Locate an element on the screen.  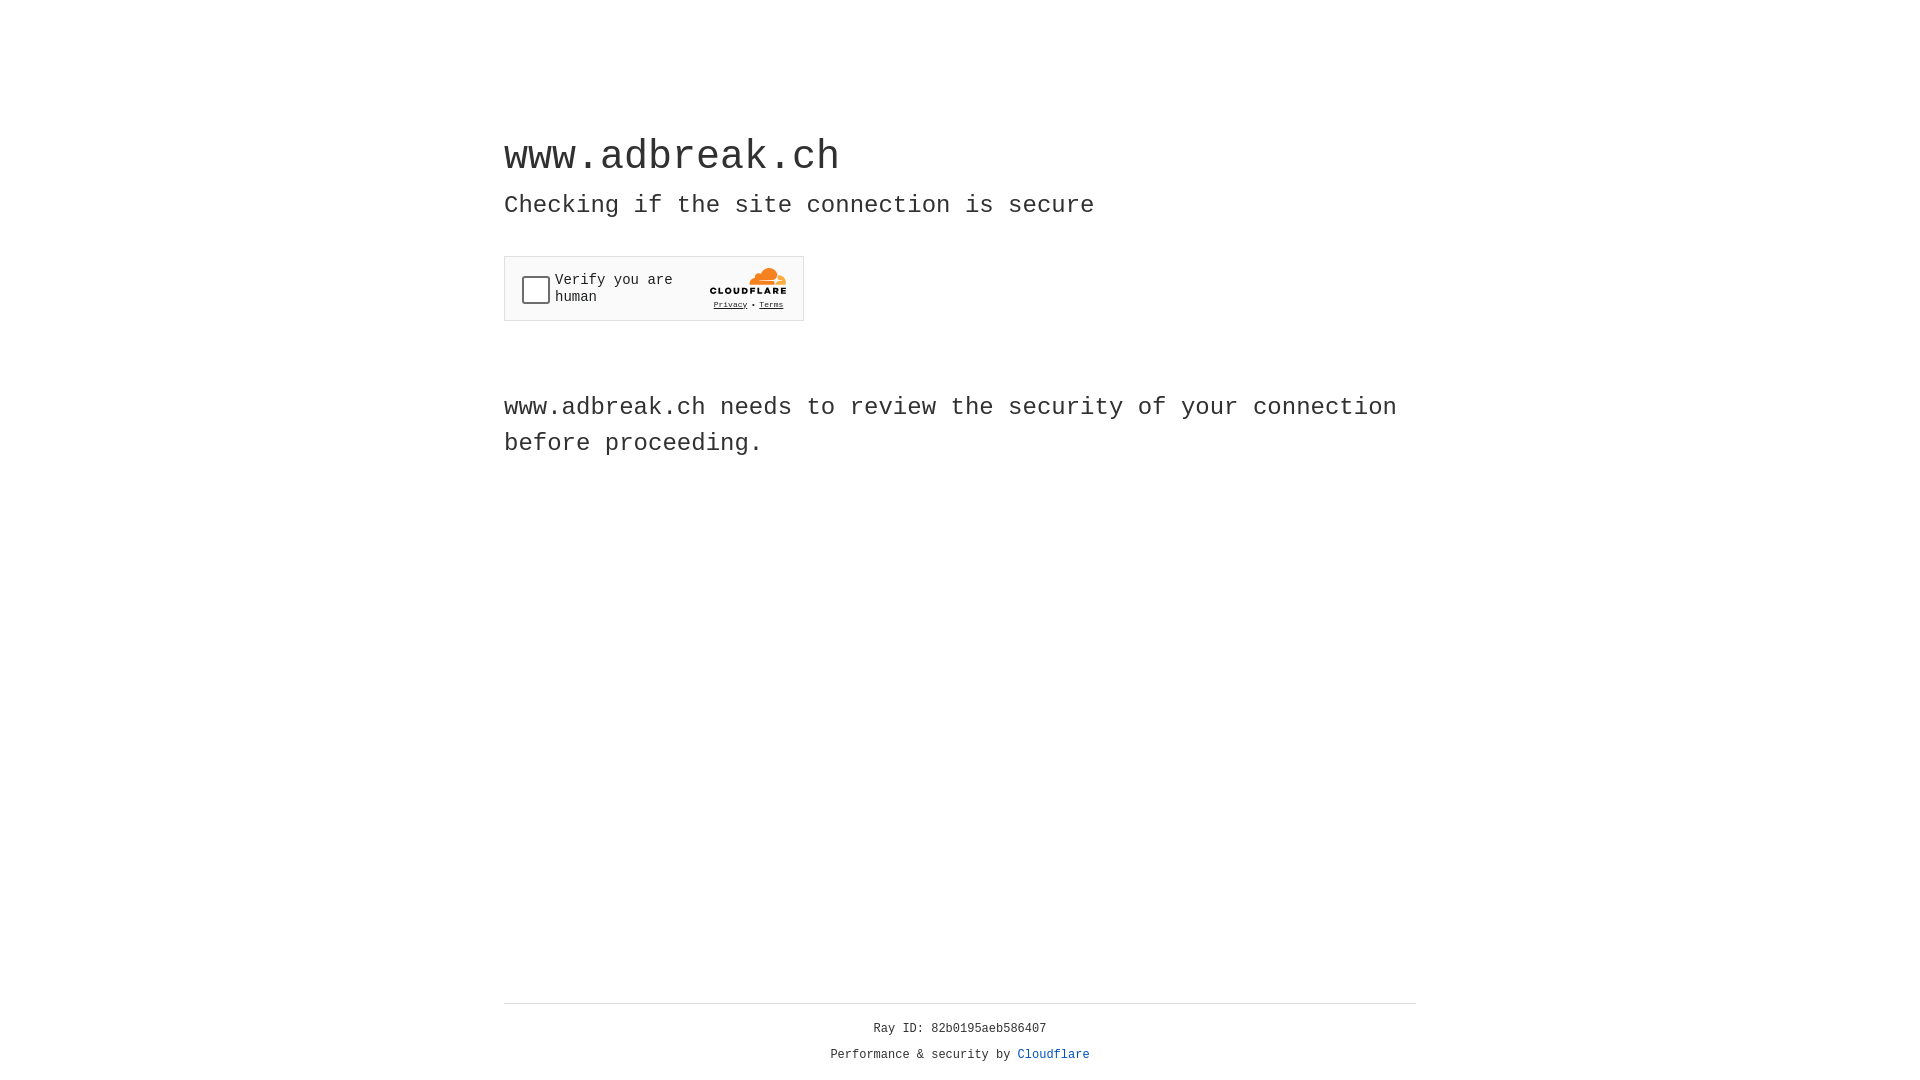
'Cloudflare' is located at coordinates (1053, 1054).